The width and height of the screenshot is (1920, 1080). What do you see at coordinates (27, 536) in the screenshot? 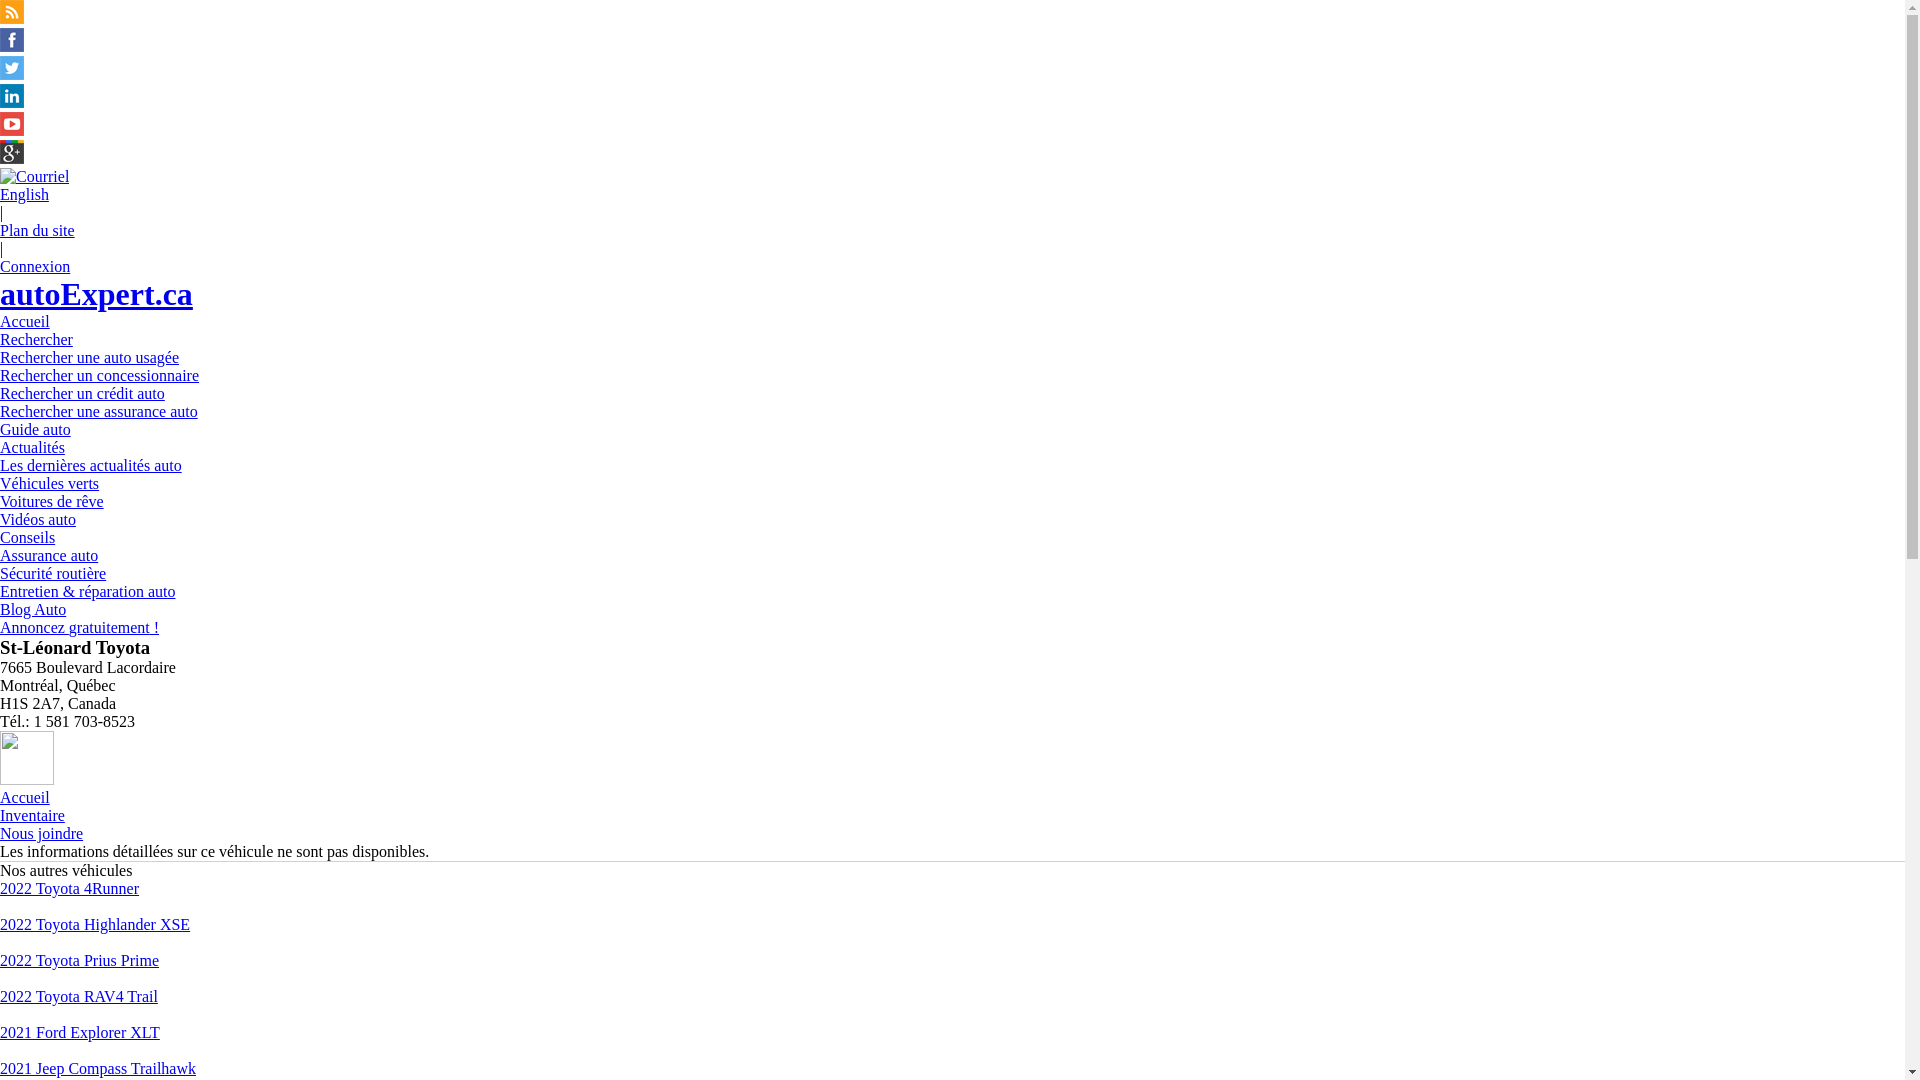
I see `'Conseils'` at bounding box center [27, 536].